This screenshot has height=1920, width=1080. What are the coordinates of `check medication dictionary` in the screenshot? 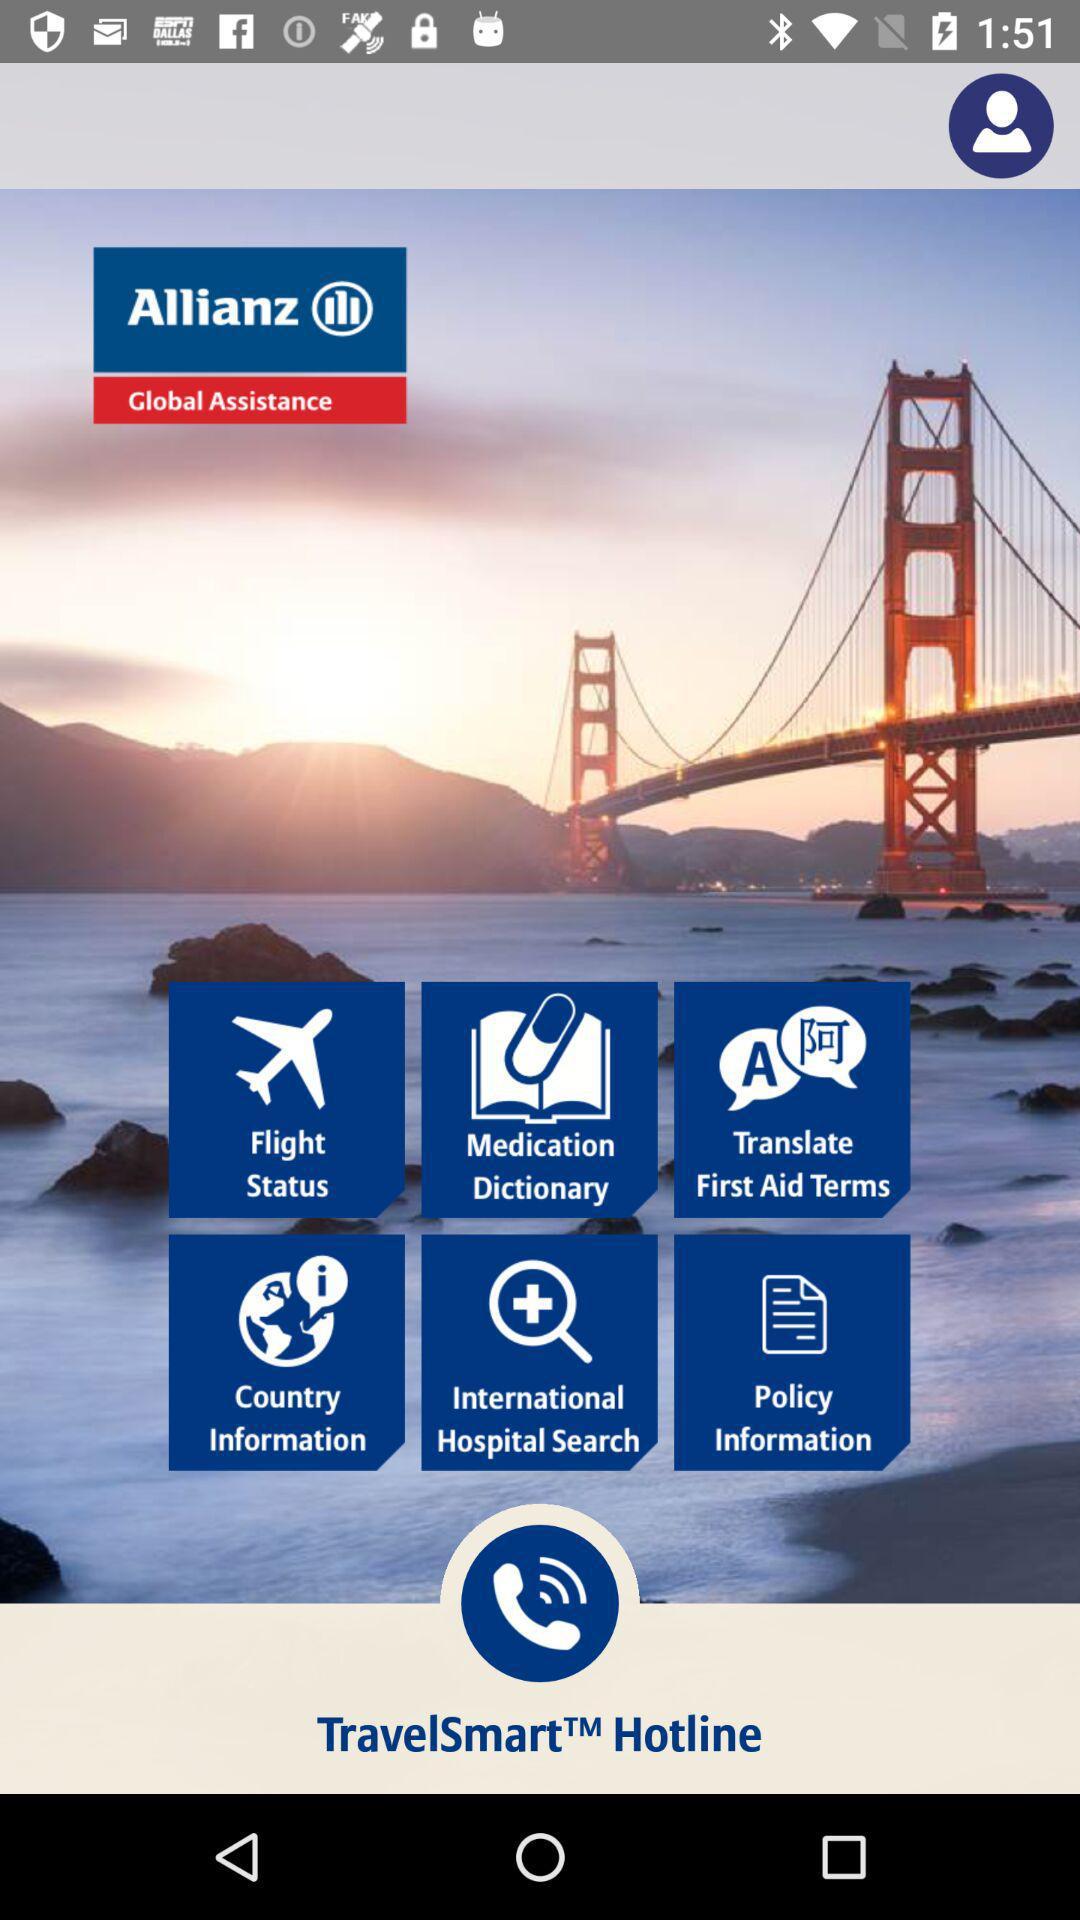 It's located at (538, 1098).